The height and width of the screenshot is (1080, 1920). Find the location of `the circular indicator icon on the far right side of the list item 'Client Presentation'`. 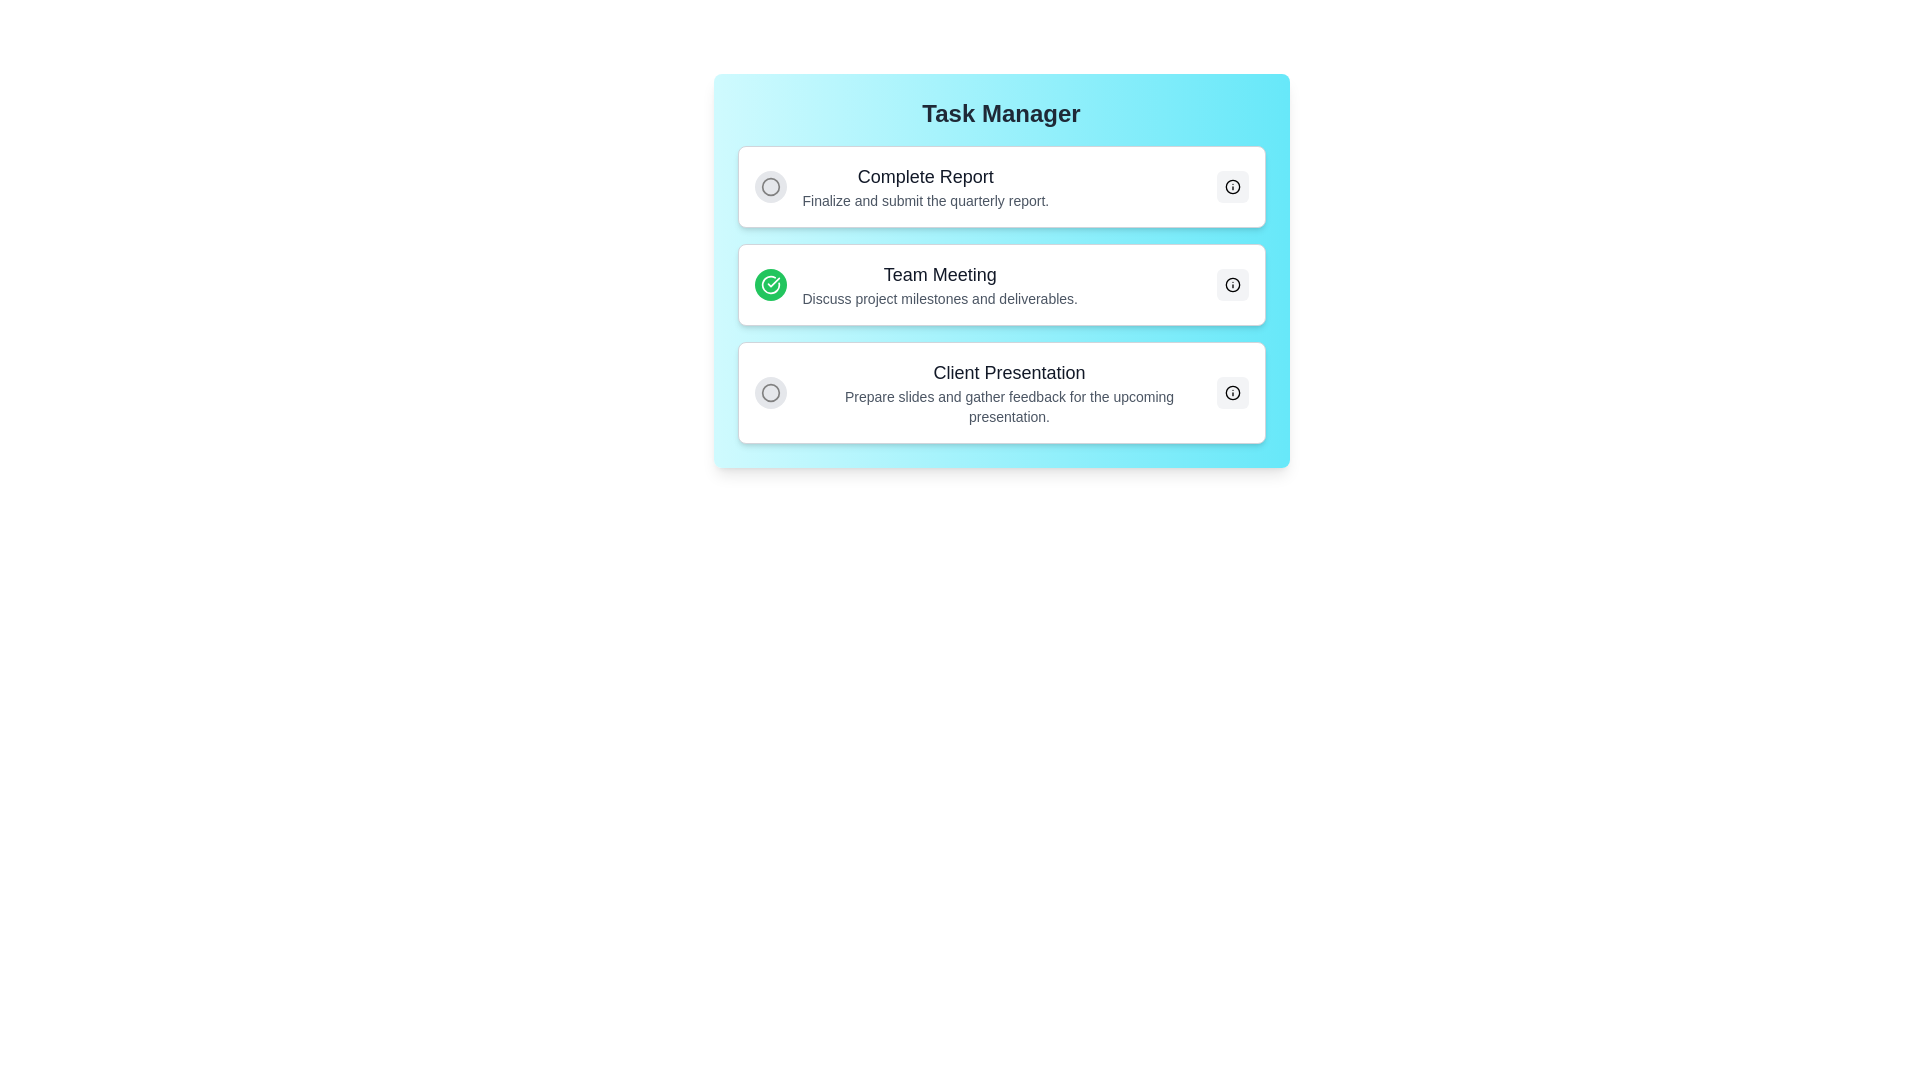

the circular indicator icon on the far right side of the list item 'Client Presentation' is located at coordinates (1231, 393).